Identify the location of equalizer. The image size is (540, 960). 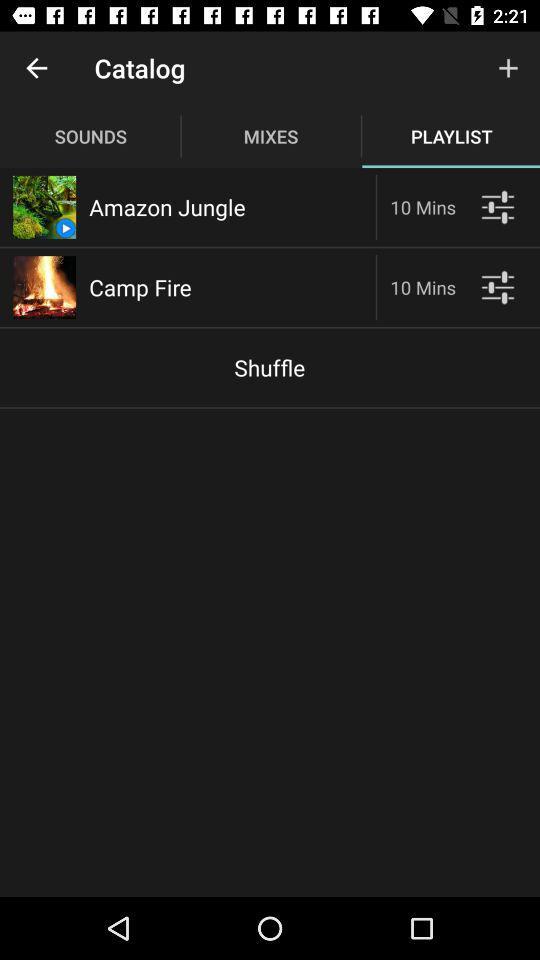
(496, 207).